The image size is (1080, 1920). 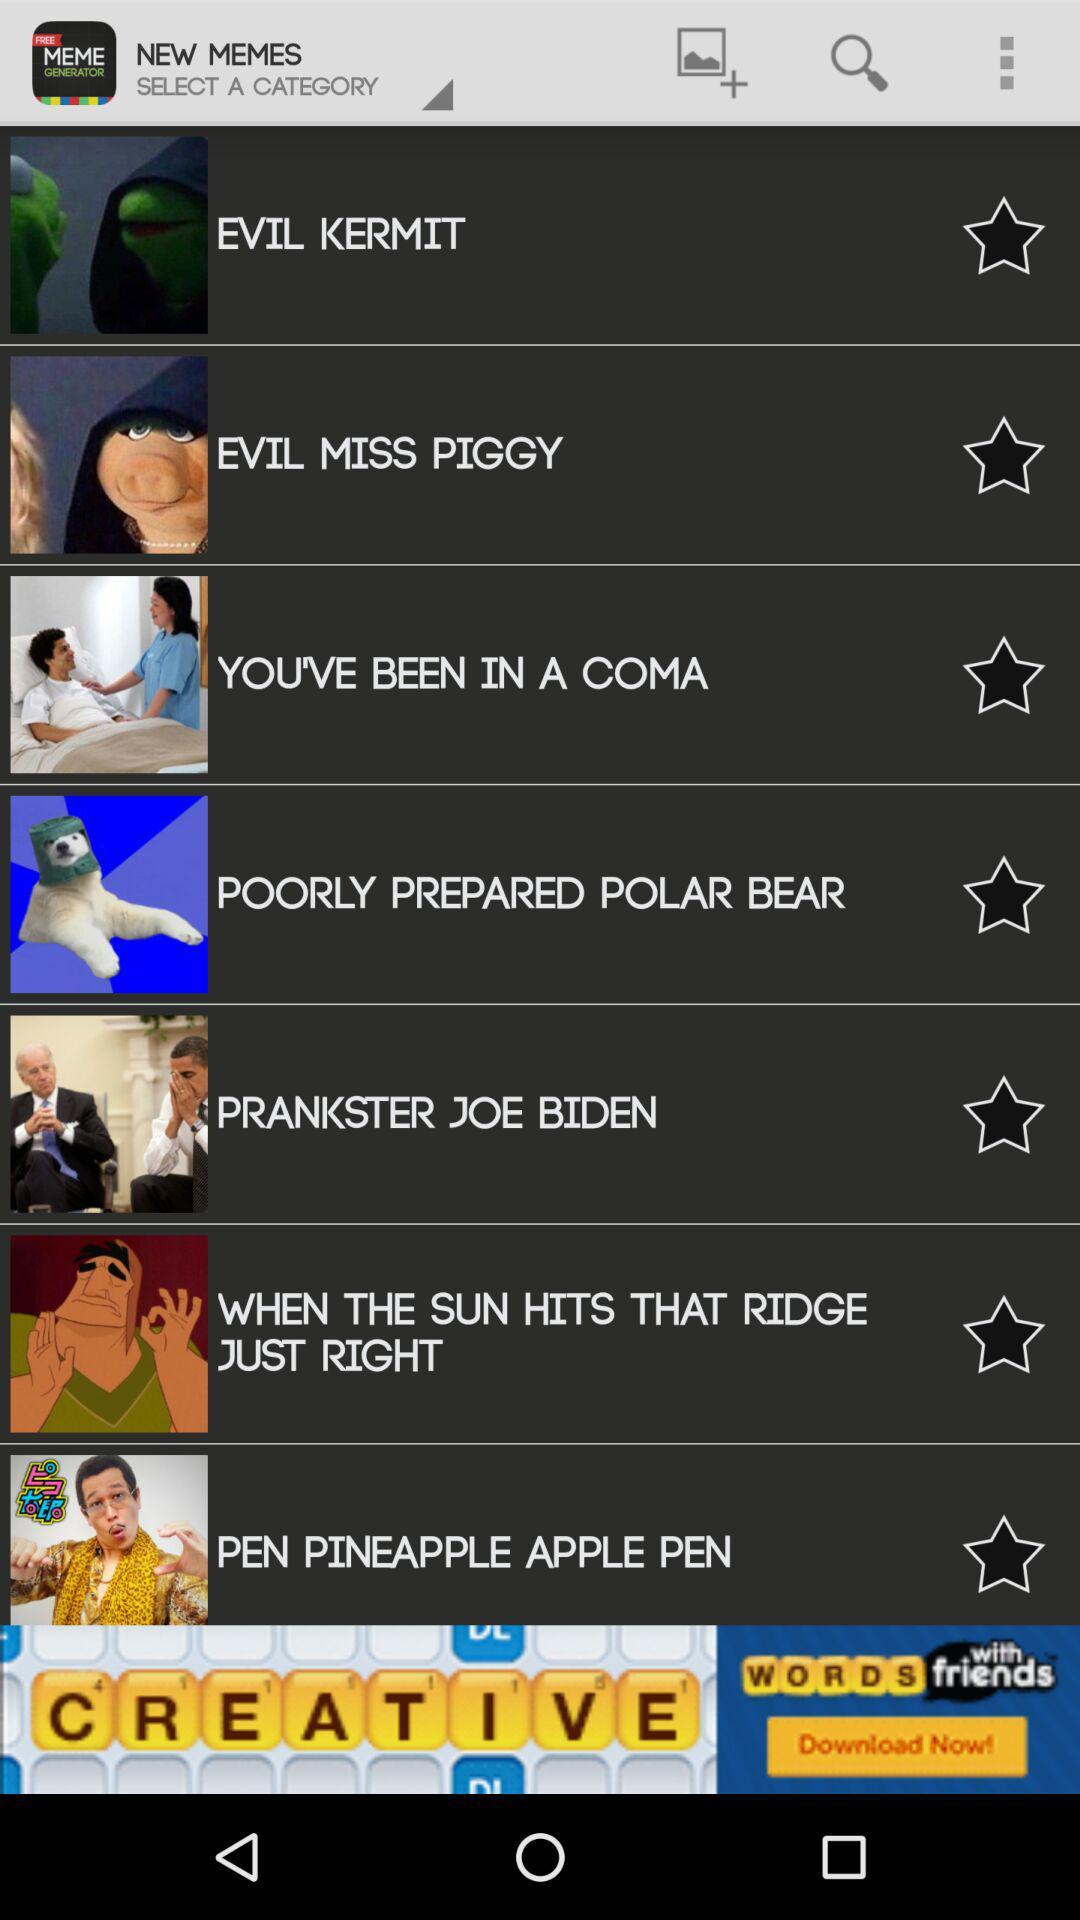 What do you see at coordinates (1003, 674) in the screenshot?
I see `memes list like instal option` at bounding box center [1003, 674].